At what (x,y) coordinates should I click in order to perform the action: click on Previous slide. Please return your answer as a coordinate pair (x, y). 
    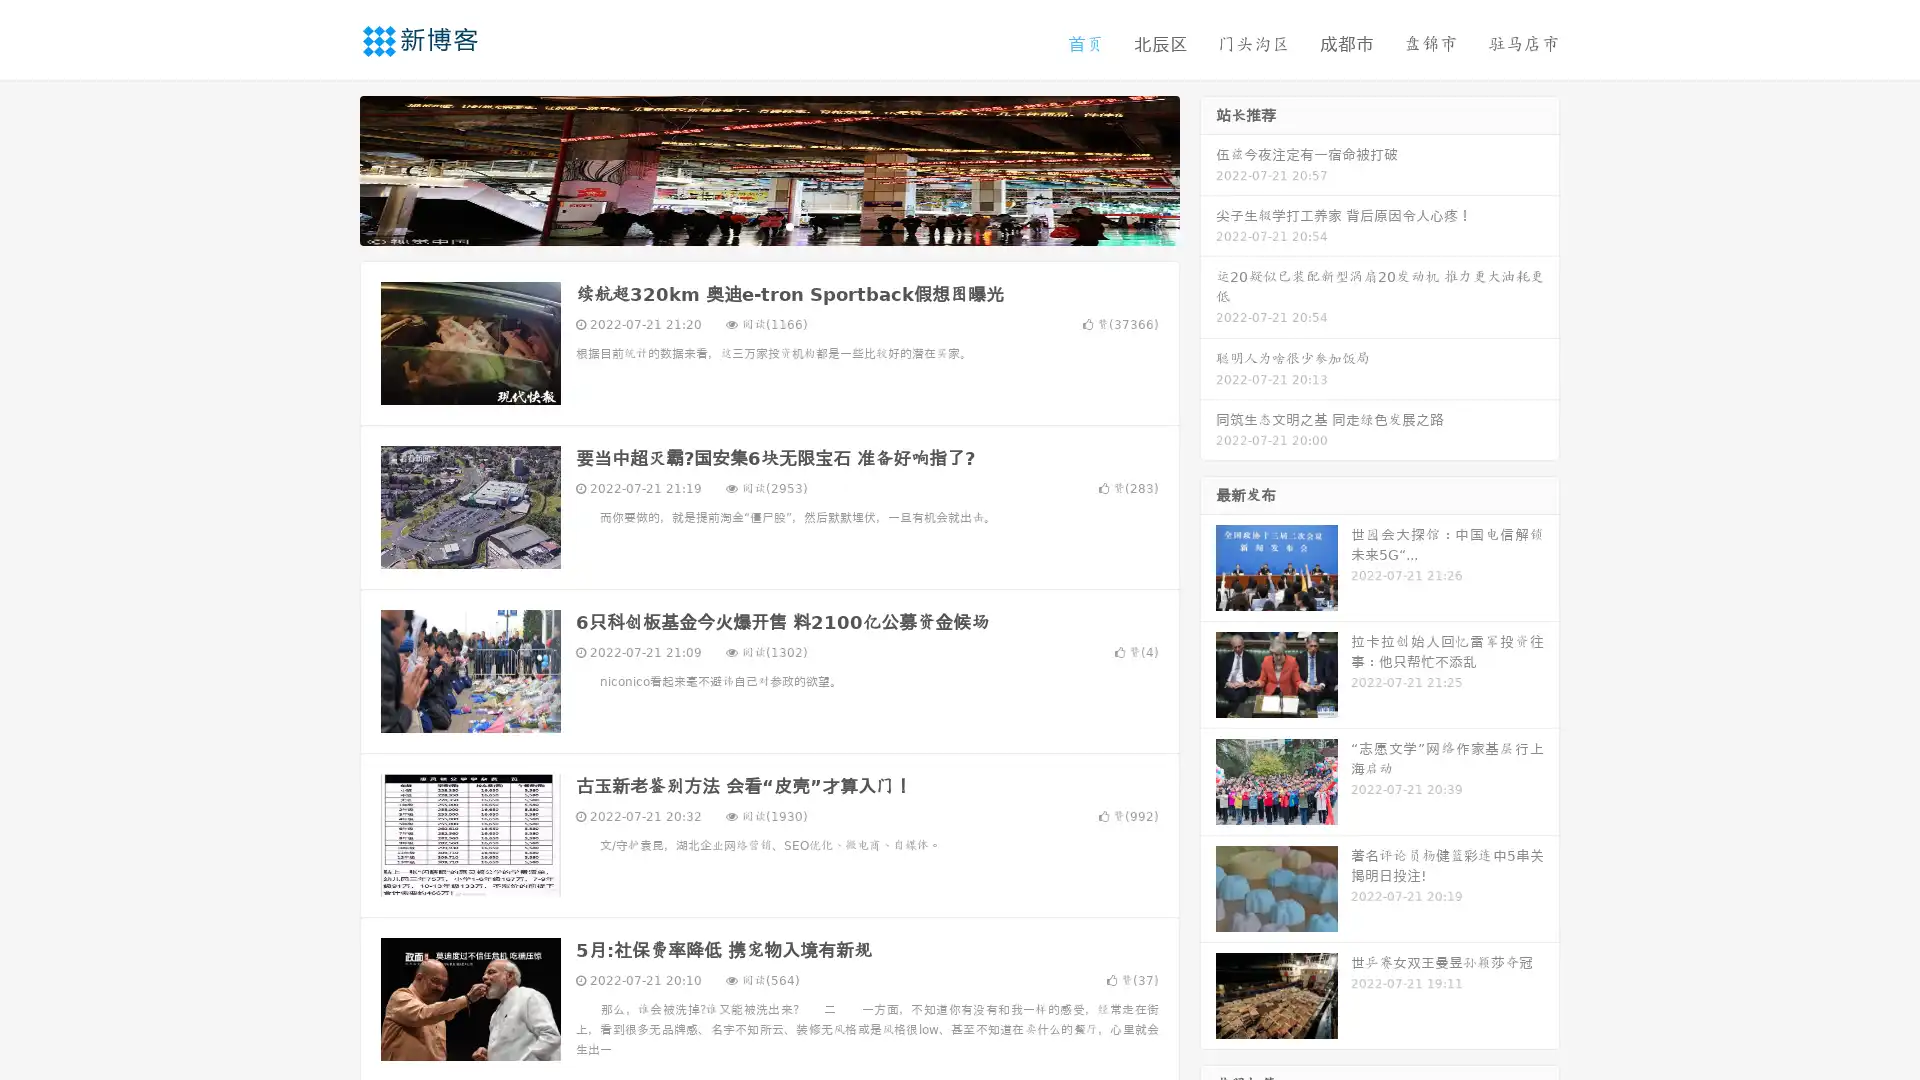
    Looking at the image, I should click on (330, 168).